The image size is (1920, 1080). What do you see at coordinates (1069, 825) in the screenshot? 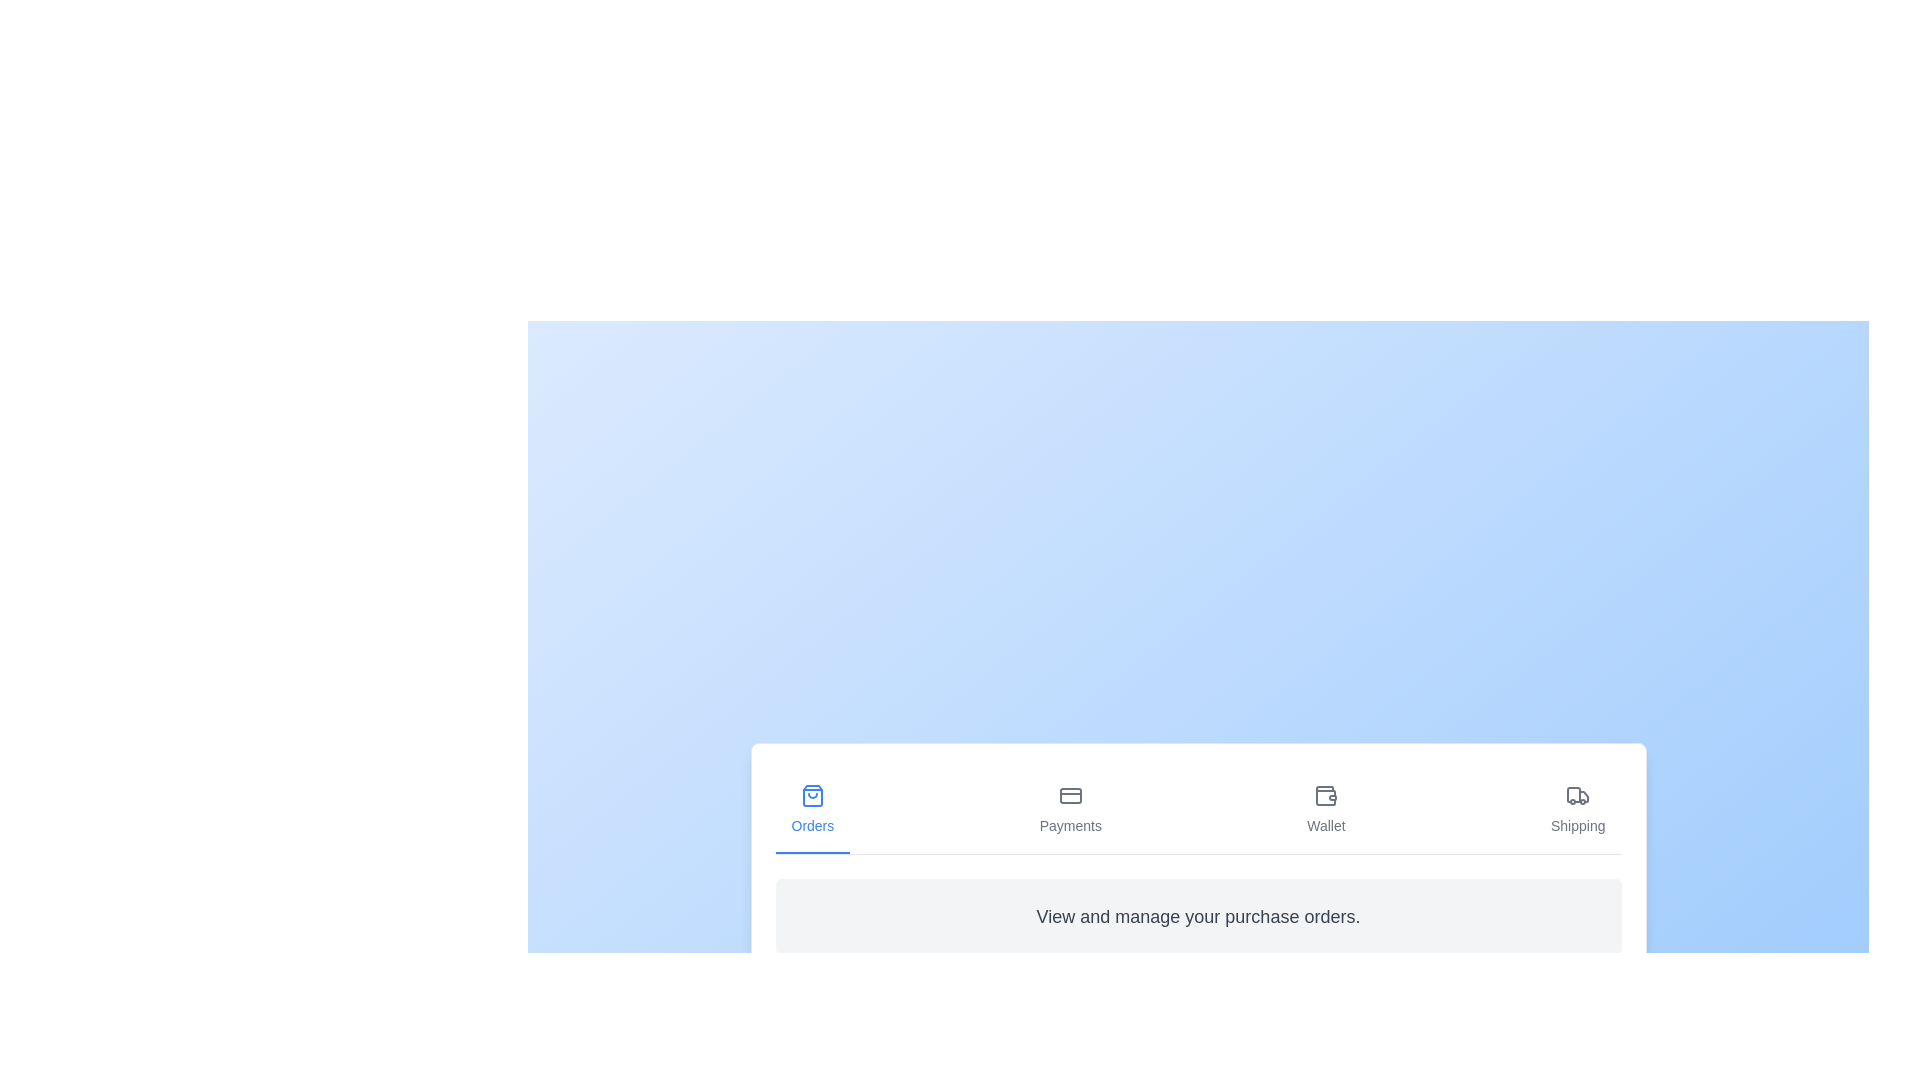
I see `text label displaying 'Payments' which is located below the credit card icon in the second item of the horizontal navigation bar` at bounding box center [1069, 825].